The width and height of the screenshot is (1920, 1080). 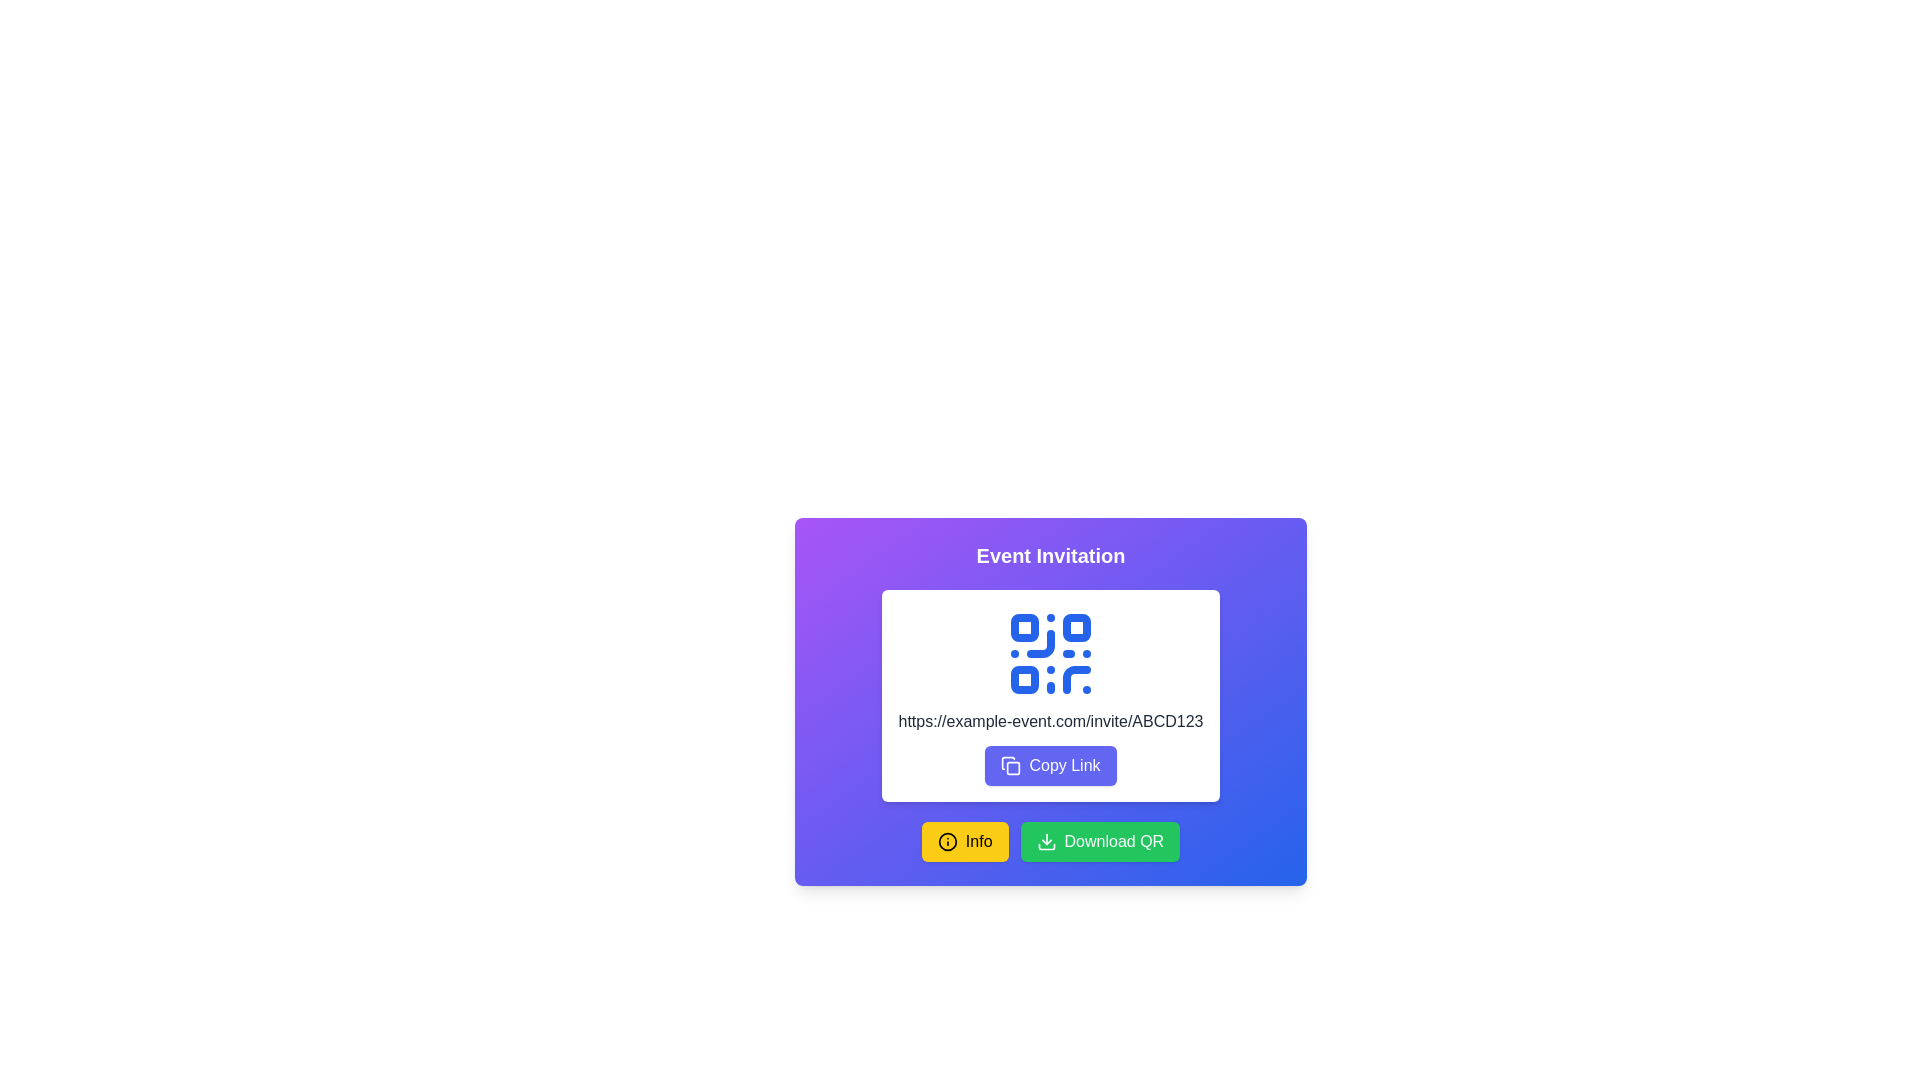 I want to click on the bottom component of the download icon, which symbolizes file downloads and is located near the bottom-right of the interface, below the 'Event Invitation' QR code section, alongside the 'Download QR' button, so click(x=1045, y=847).